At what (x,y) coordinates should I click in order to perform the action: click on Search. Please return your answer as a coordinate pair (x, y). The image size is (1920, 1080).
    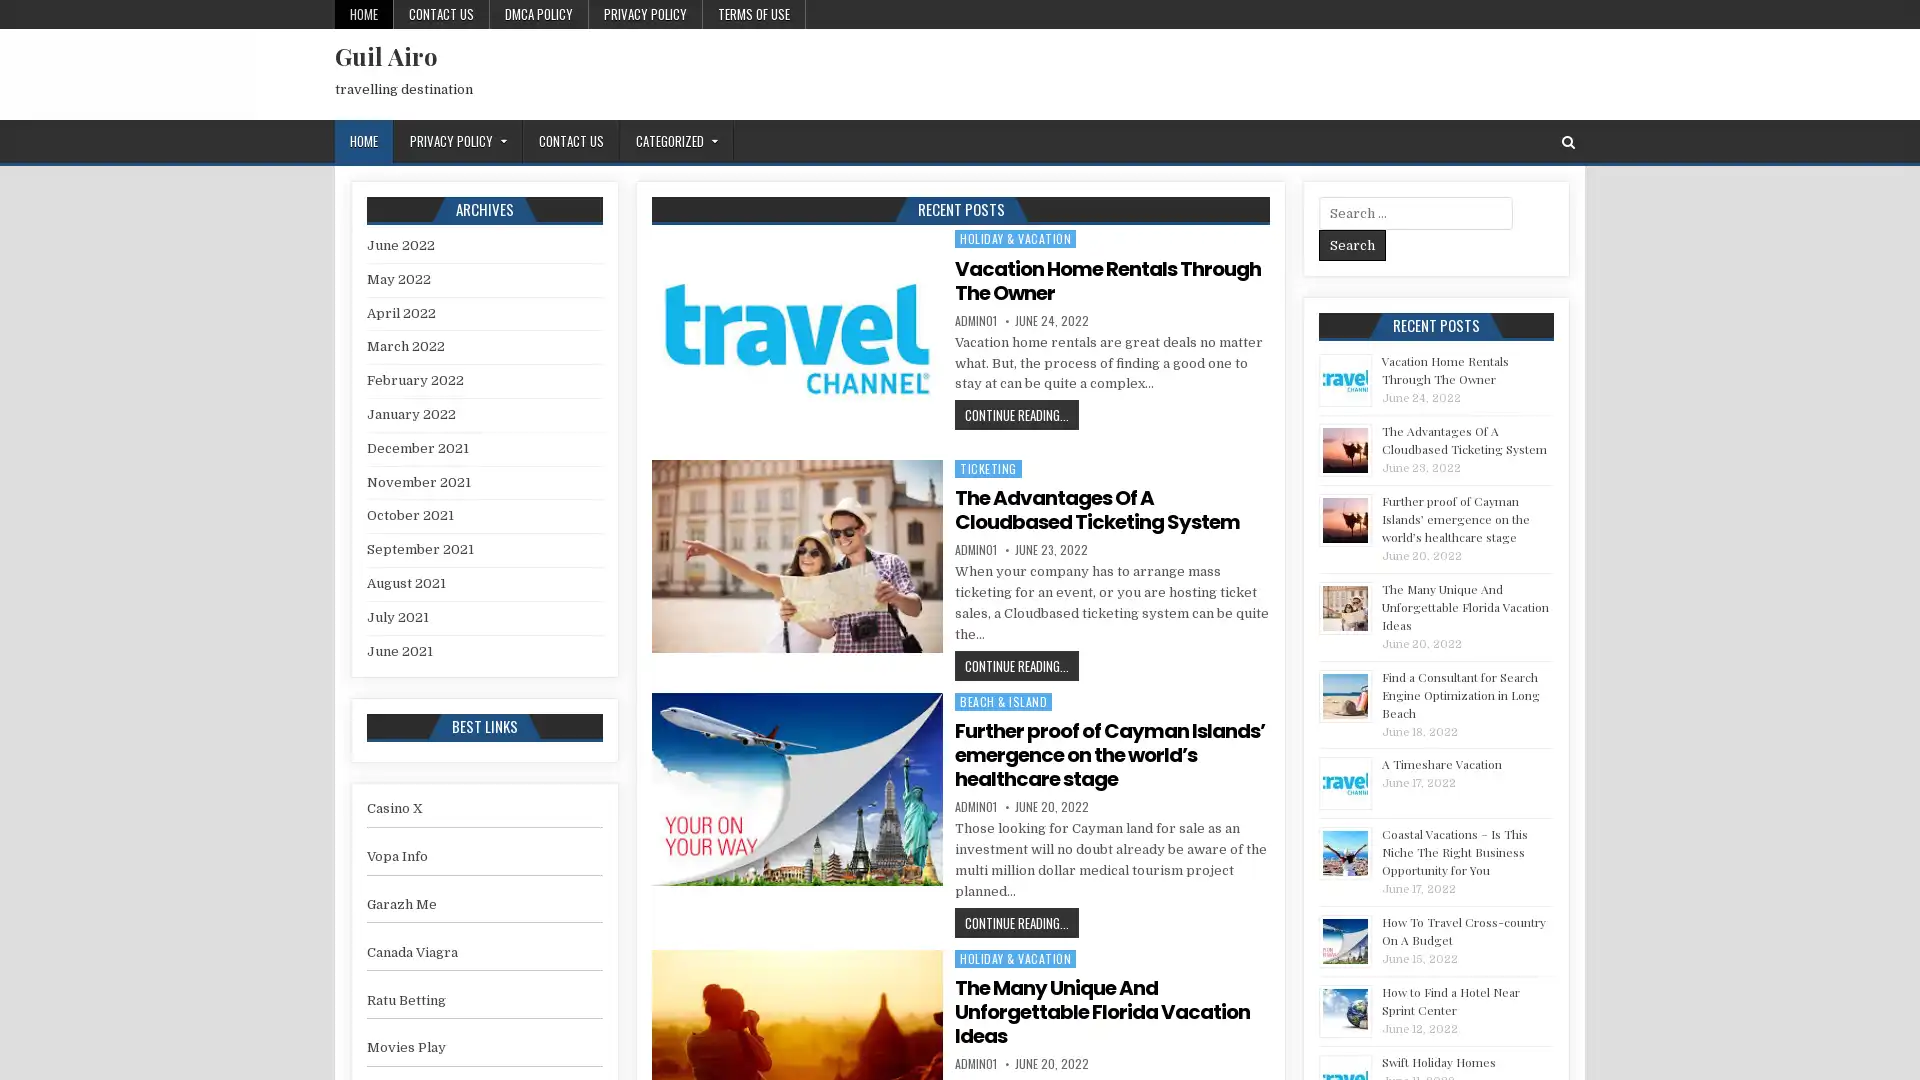
    Looking at the image, I should click on (1351, 244).